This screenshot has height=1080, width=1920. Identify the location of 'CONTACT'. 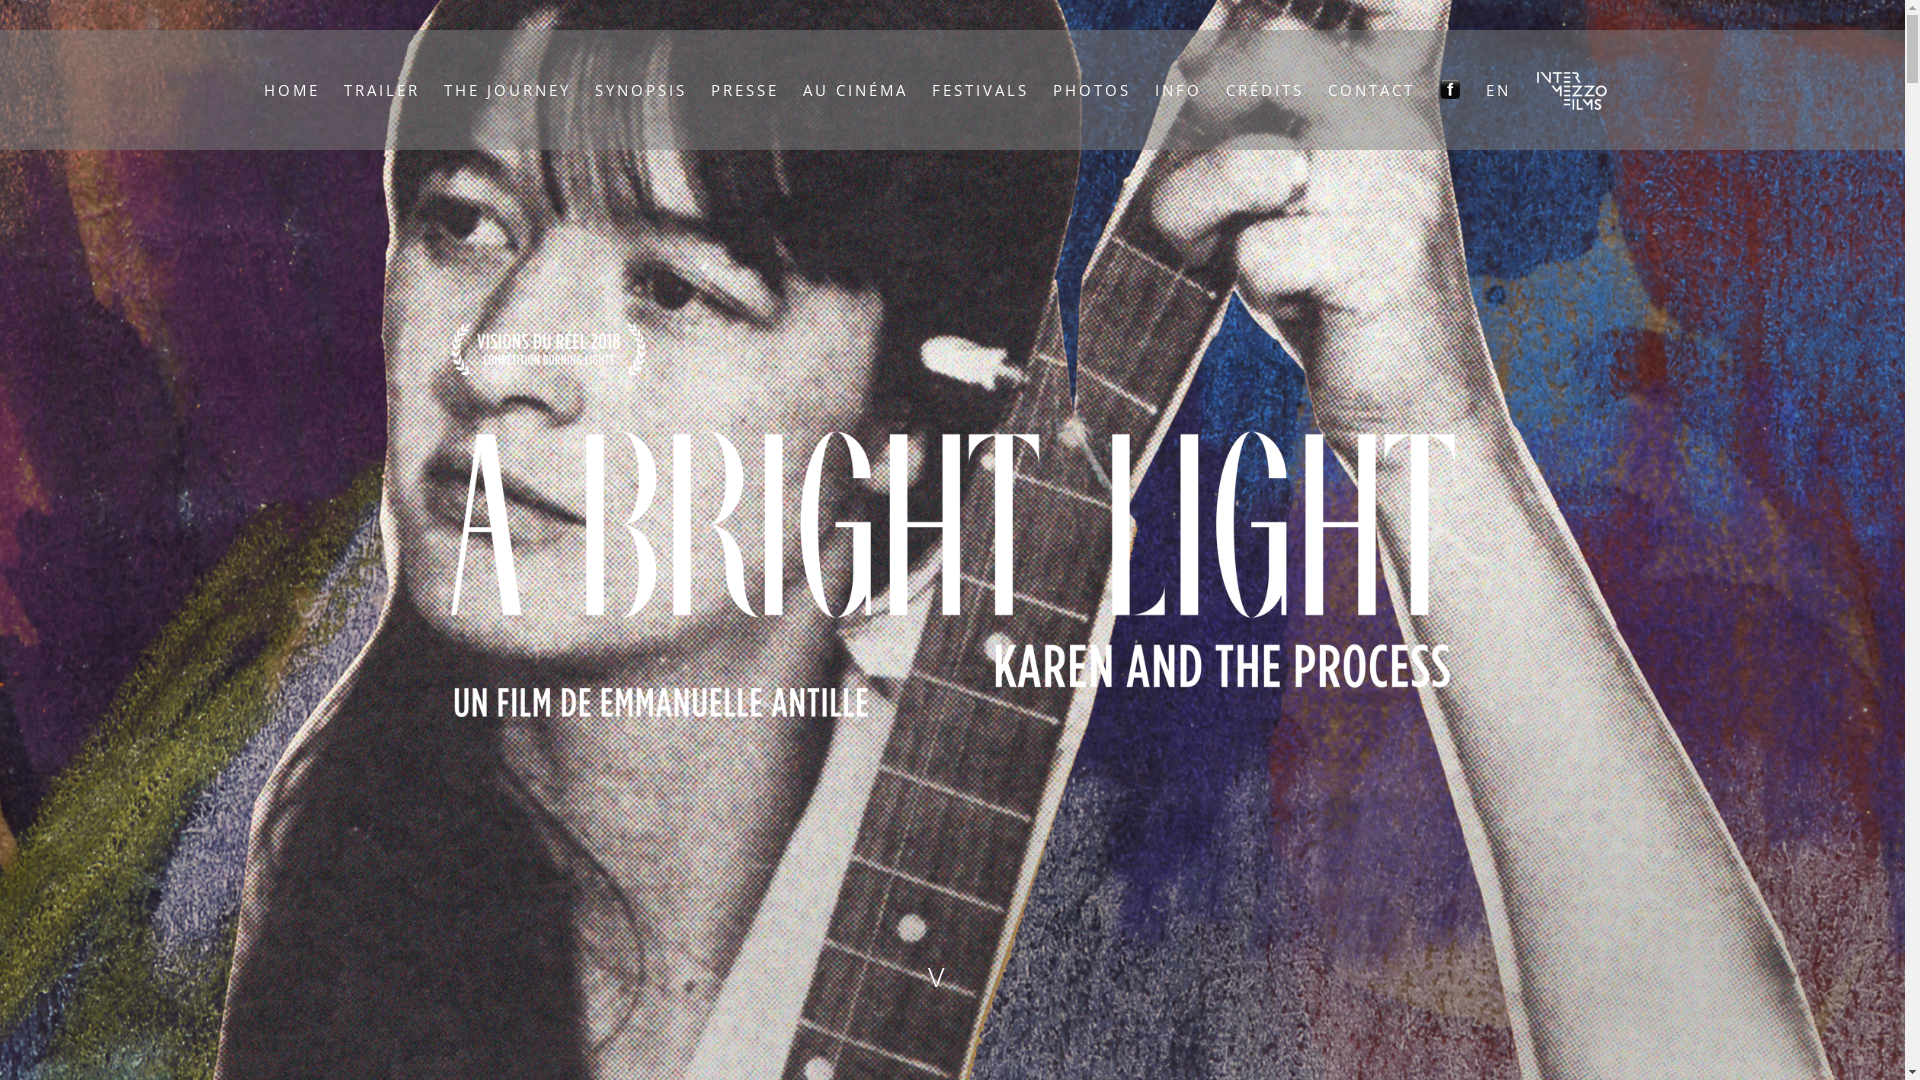
(1370, 88).